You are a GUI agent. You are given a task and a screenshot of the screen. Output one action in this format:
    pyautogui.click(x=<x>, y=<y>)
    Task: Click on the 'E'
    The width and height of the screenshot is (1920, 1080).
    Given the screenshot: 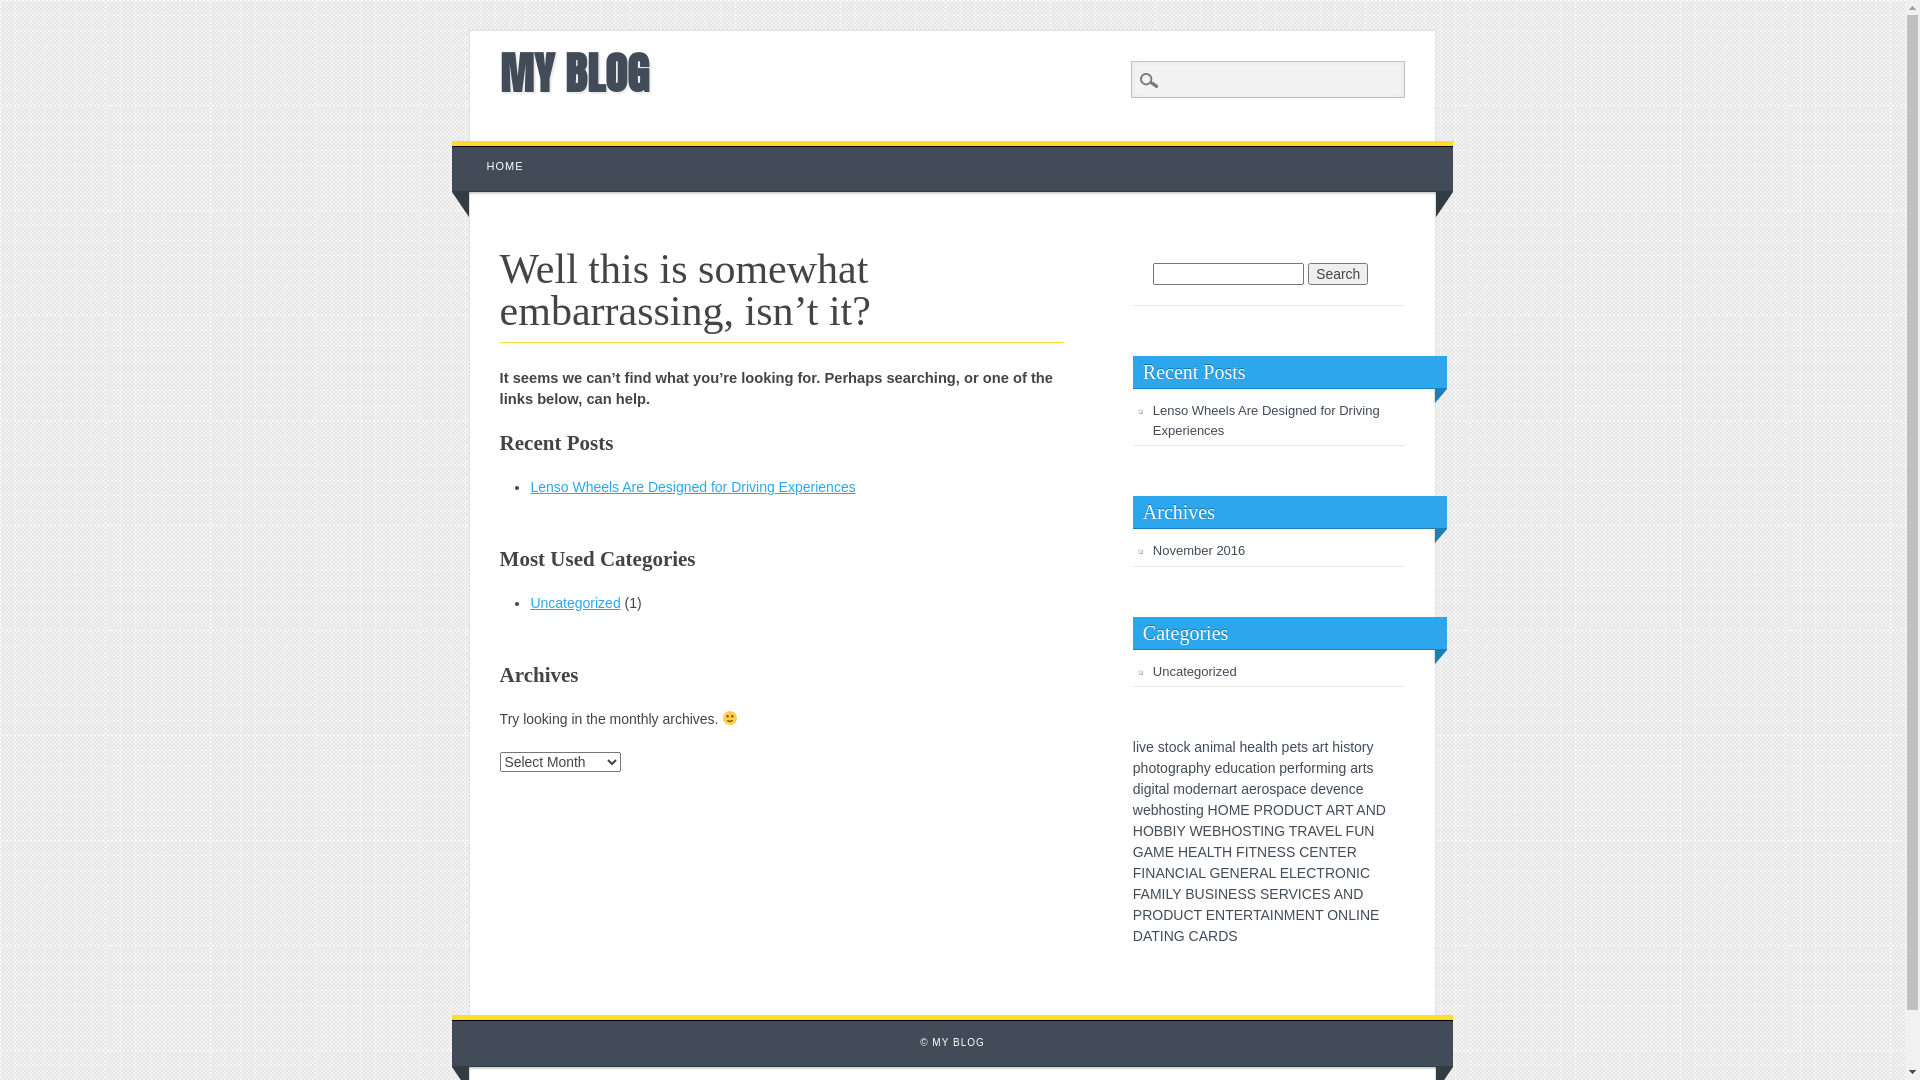 What is the action you would take?
    pyautogui.click(x=1209, y=914)
    